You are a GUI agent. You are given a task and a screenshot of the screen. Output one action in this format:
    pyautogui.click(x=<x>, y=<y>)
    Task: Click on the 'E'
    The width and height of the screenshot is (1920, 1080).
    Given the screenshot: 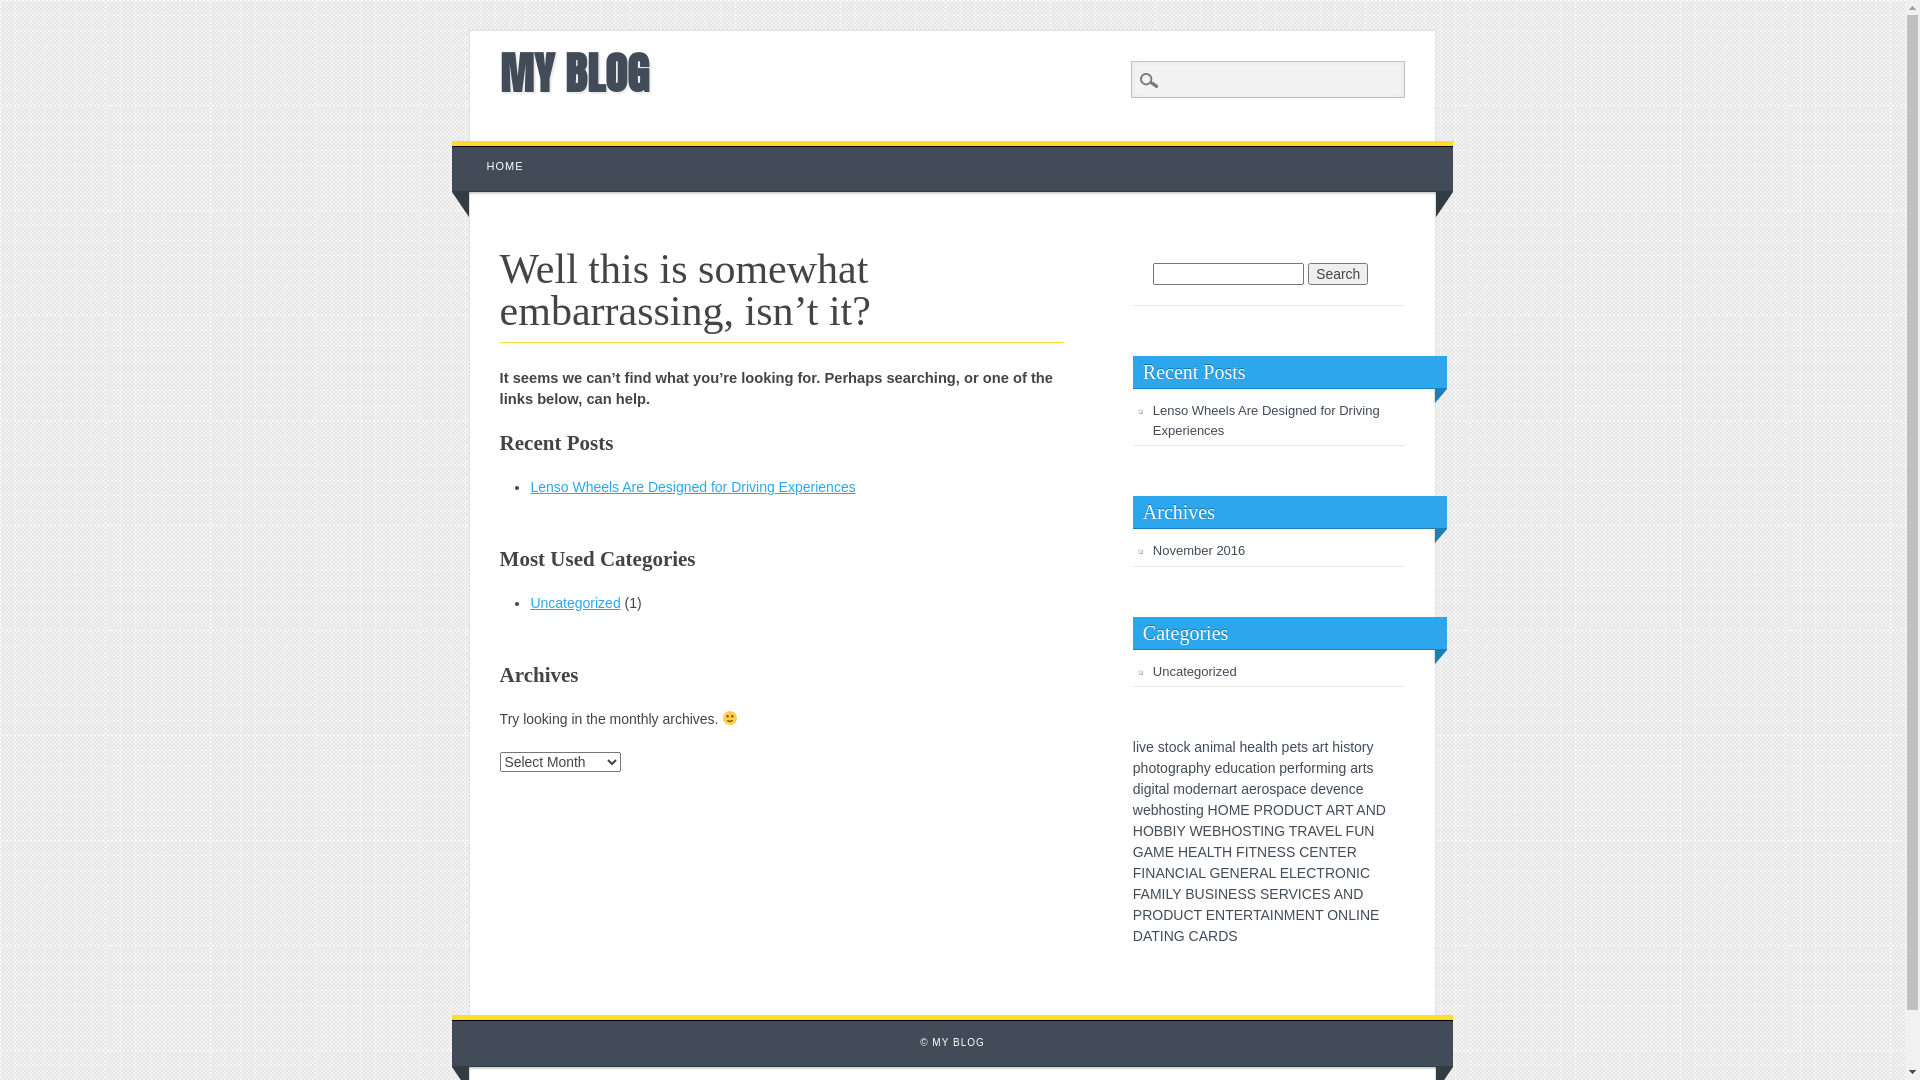 What is the action you would take?
    pyautogui.click(x=1209, y=914)
    